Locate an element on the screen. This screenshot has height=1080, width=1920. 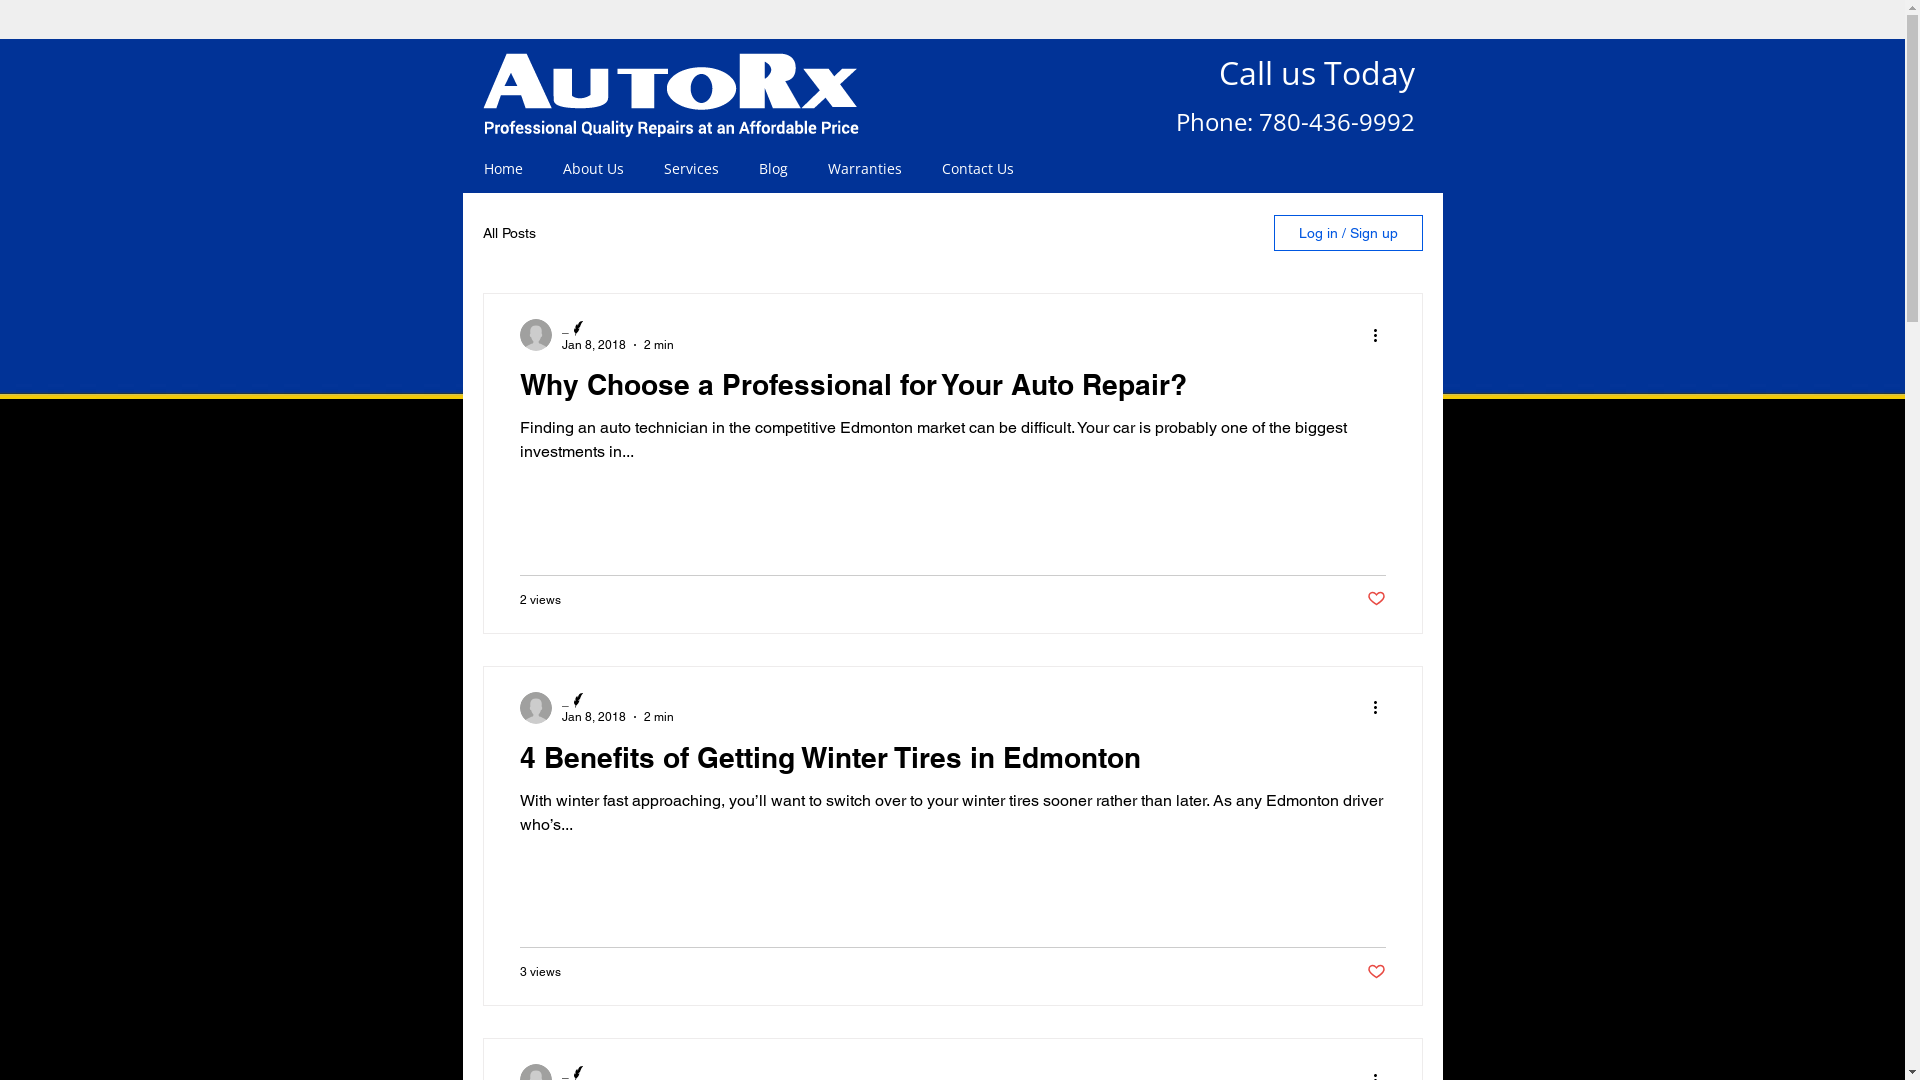
'About Us' is located at coordinates (591, 168).